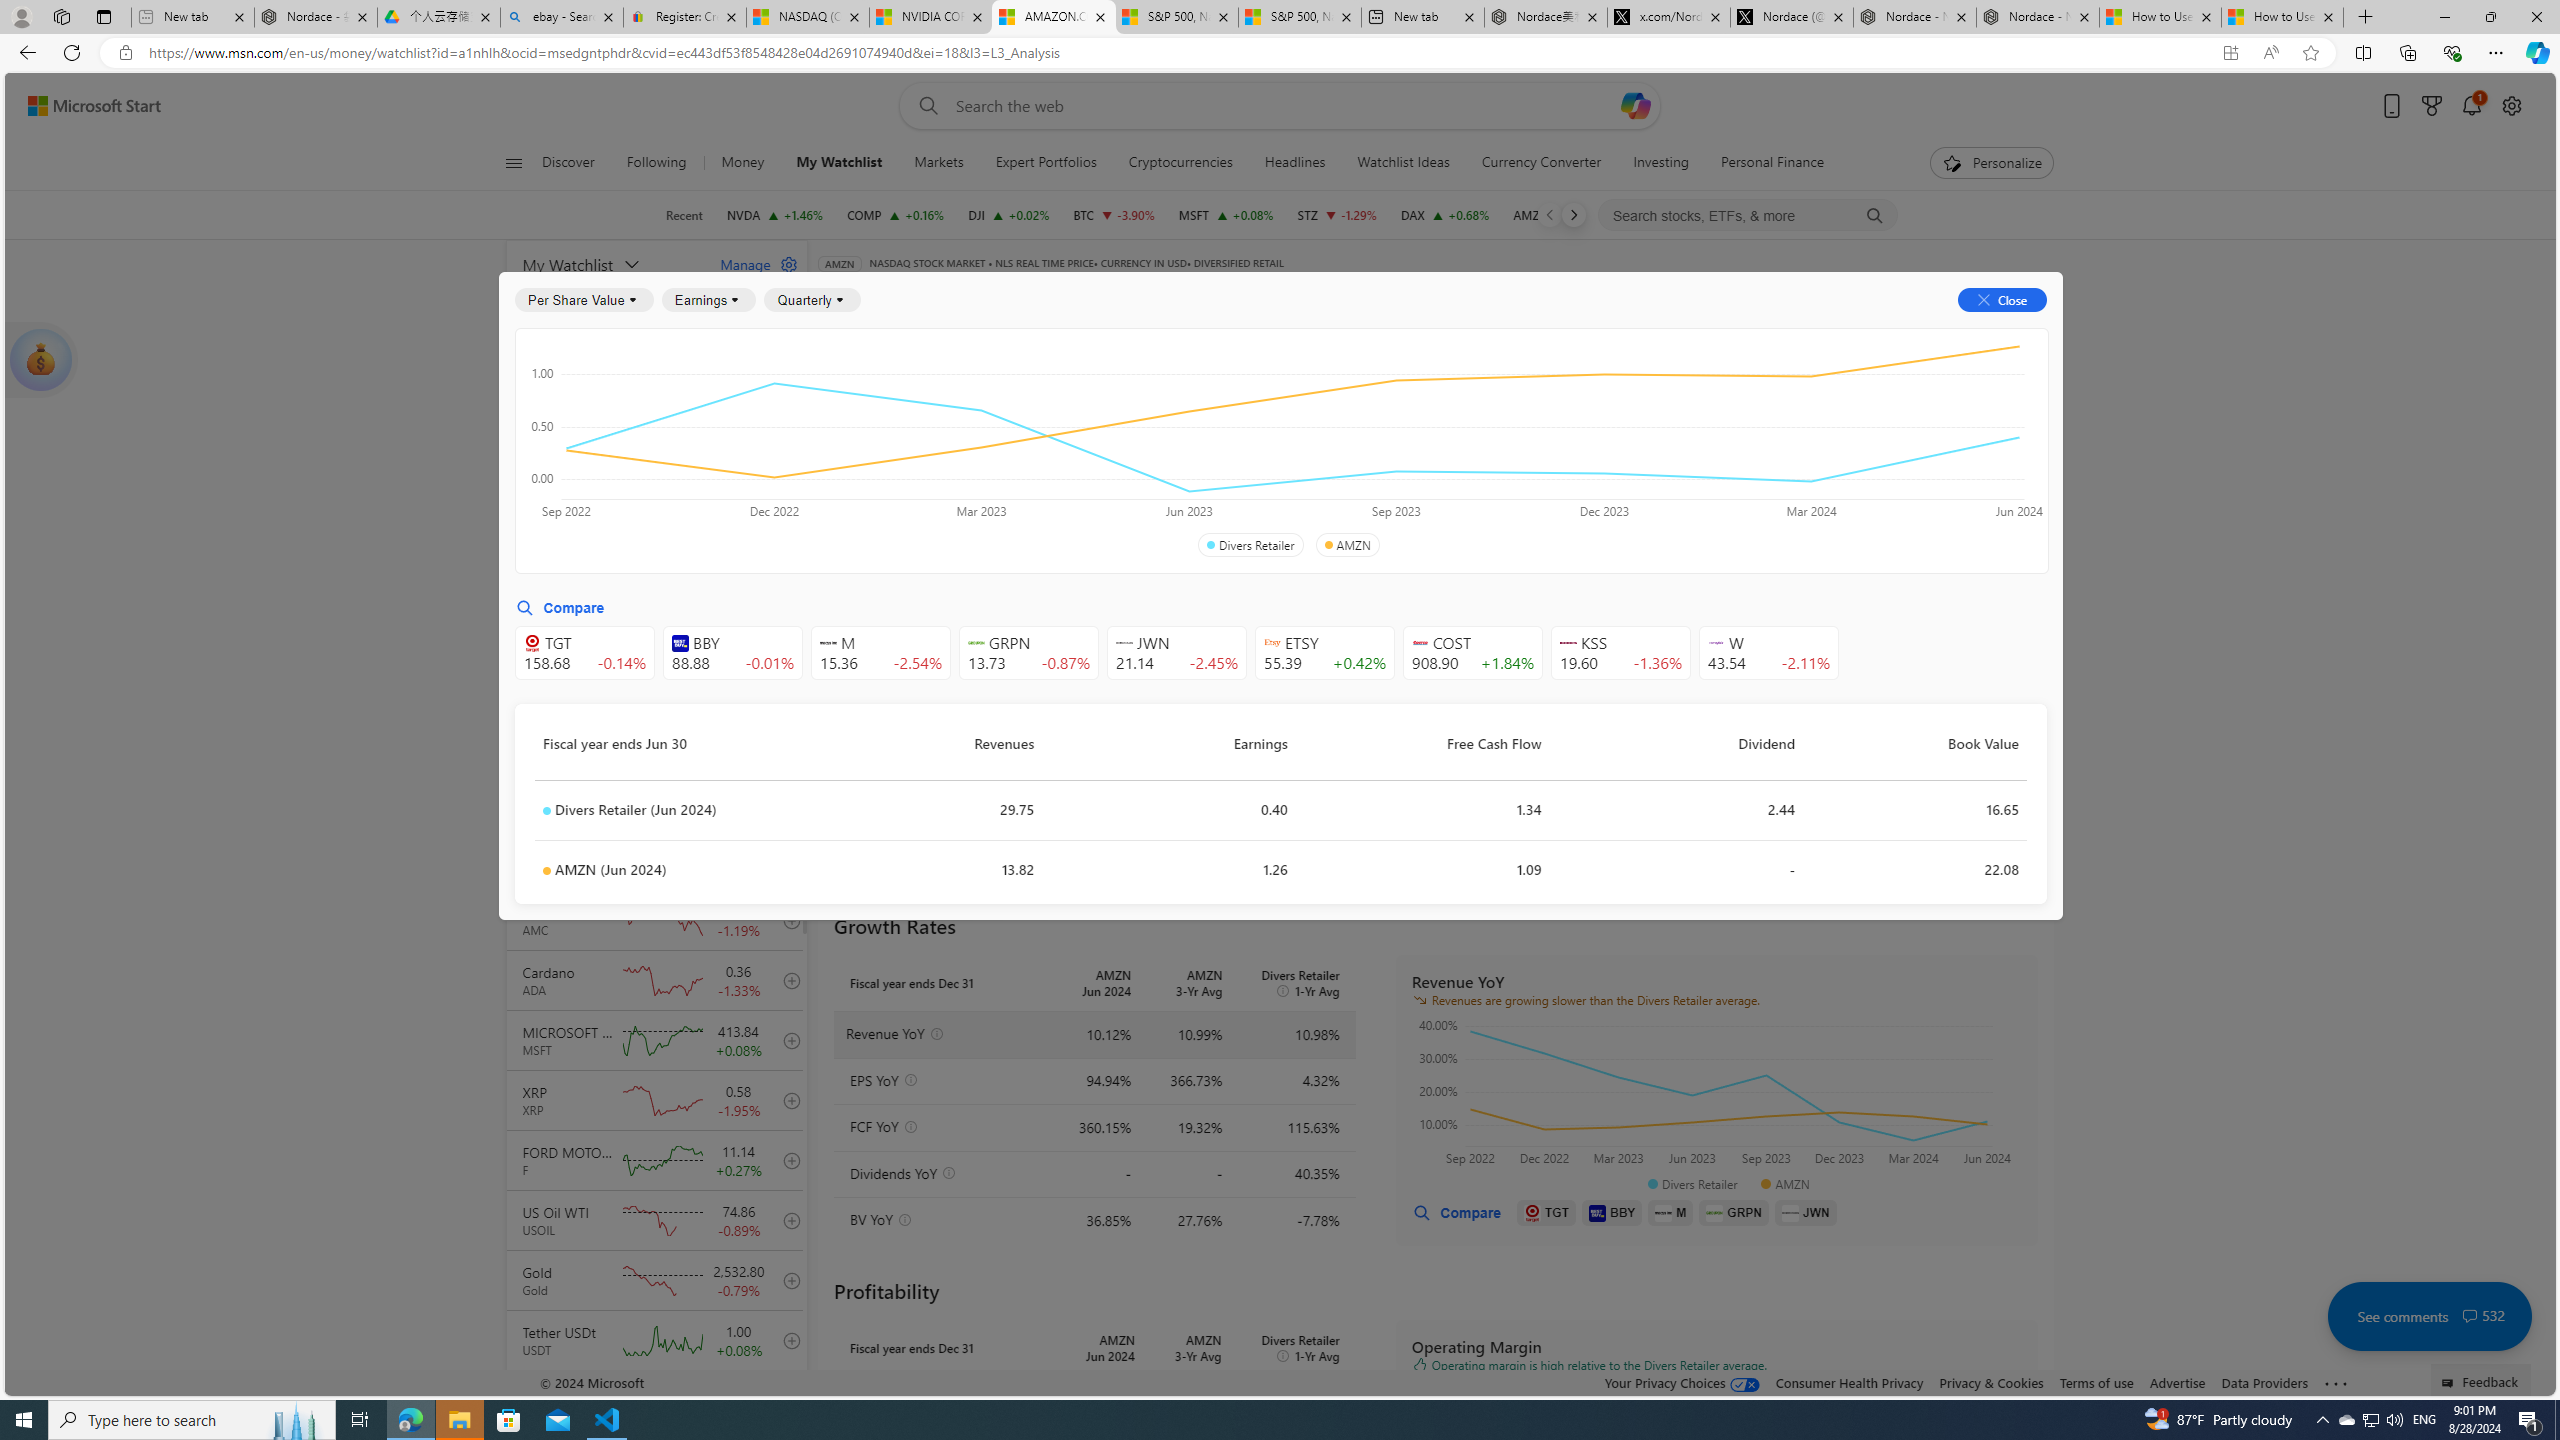 Image resolution: width=2560 pixels, height=1440 pixels. What do you see at coordinates (1791, 16) in the screenshot?
I see `'Nordace (@NordaceOfficial) / X'` at bounding box center [1791, 16].